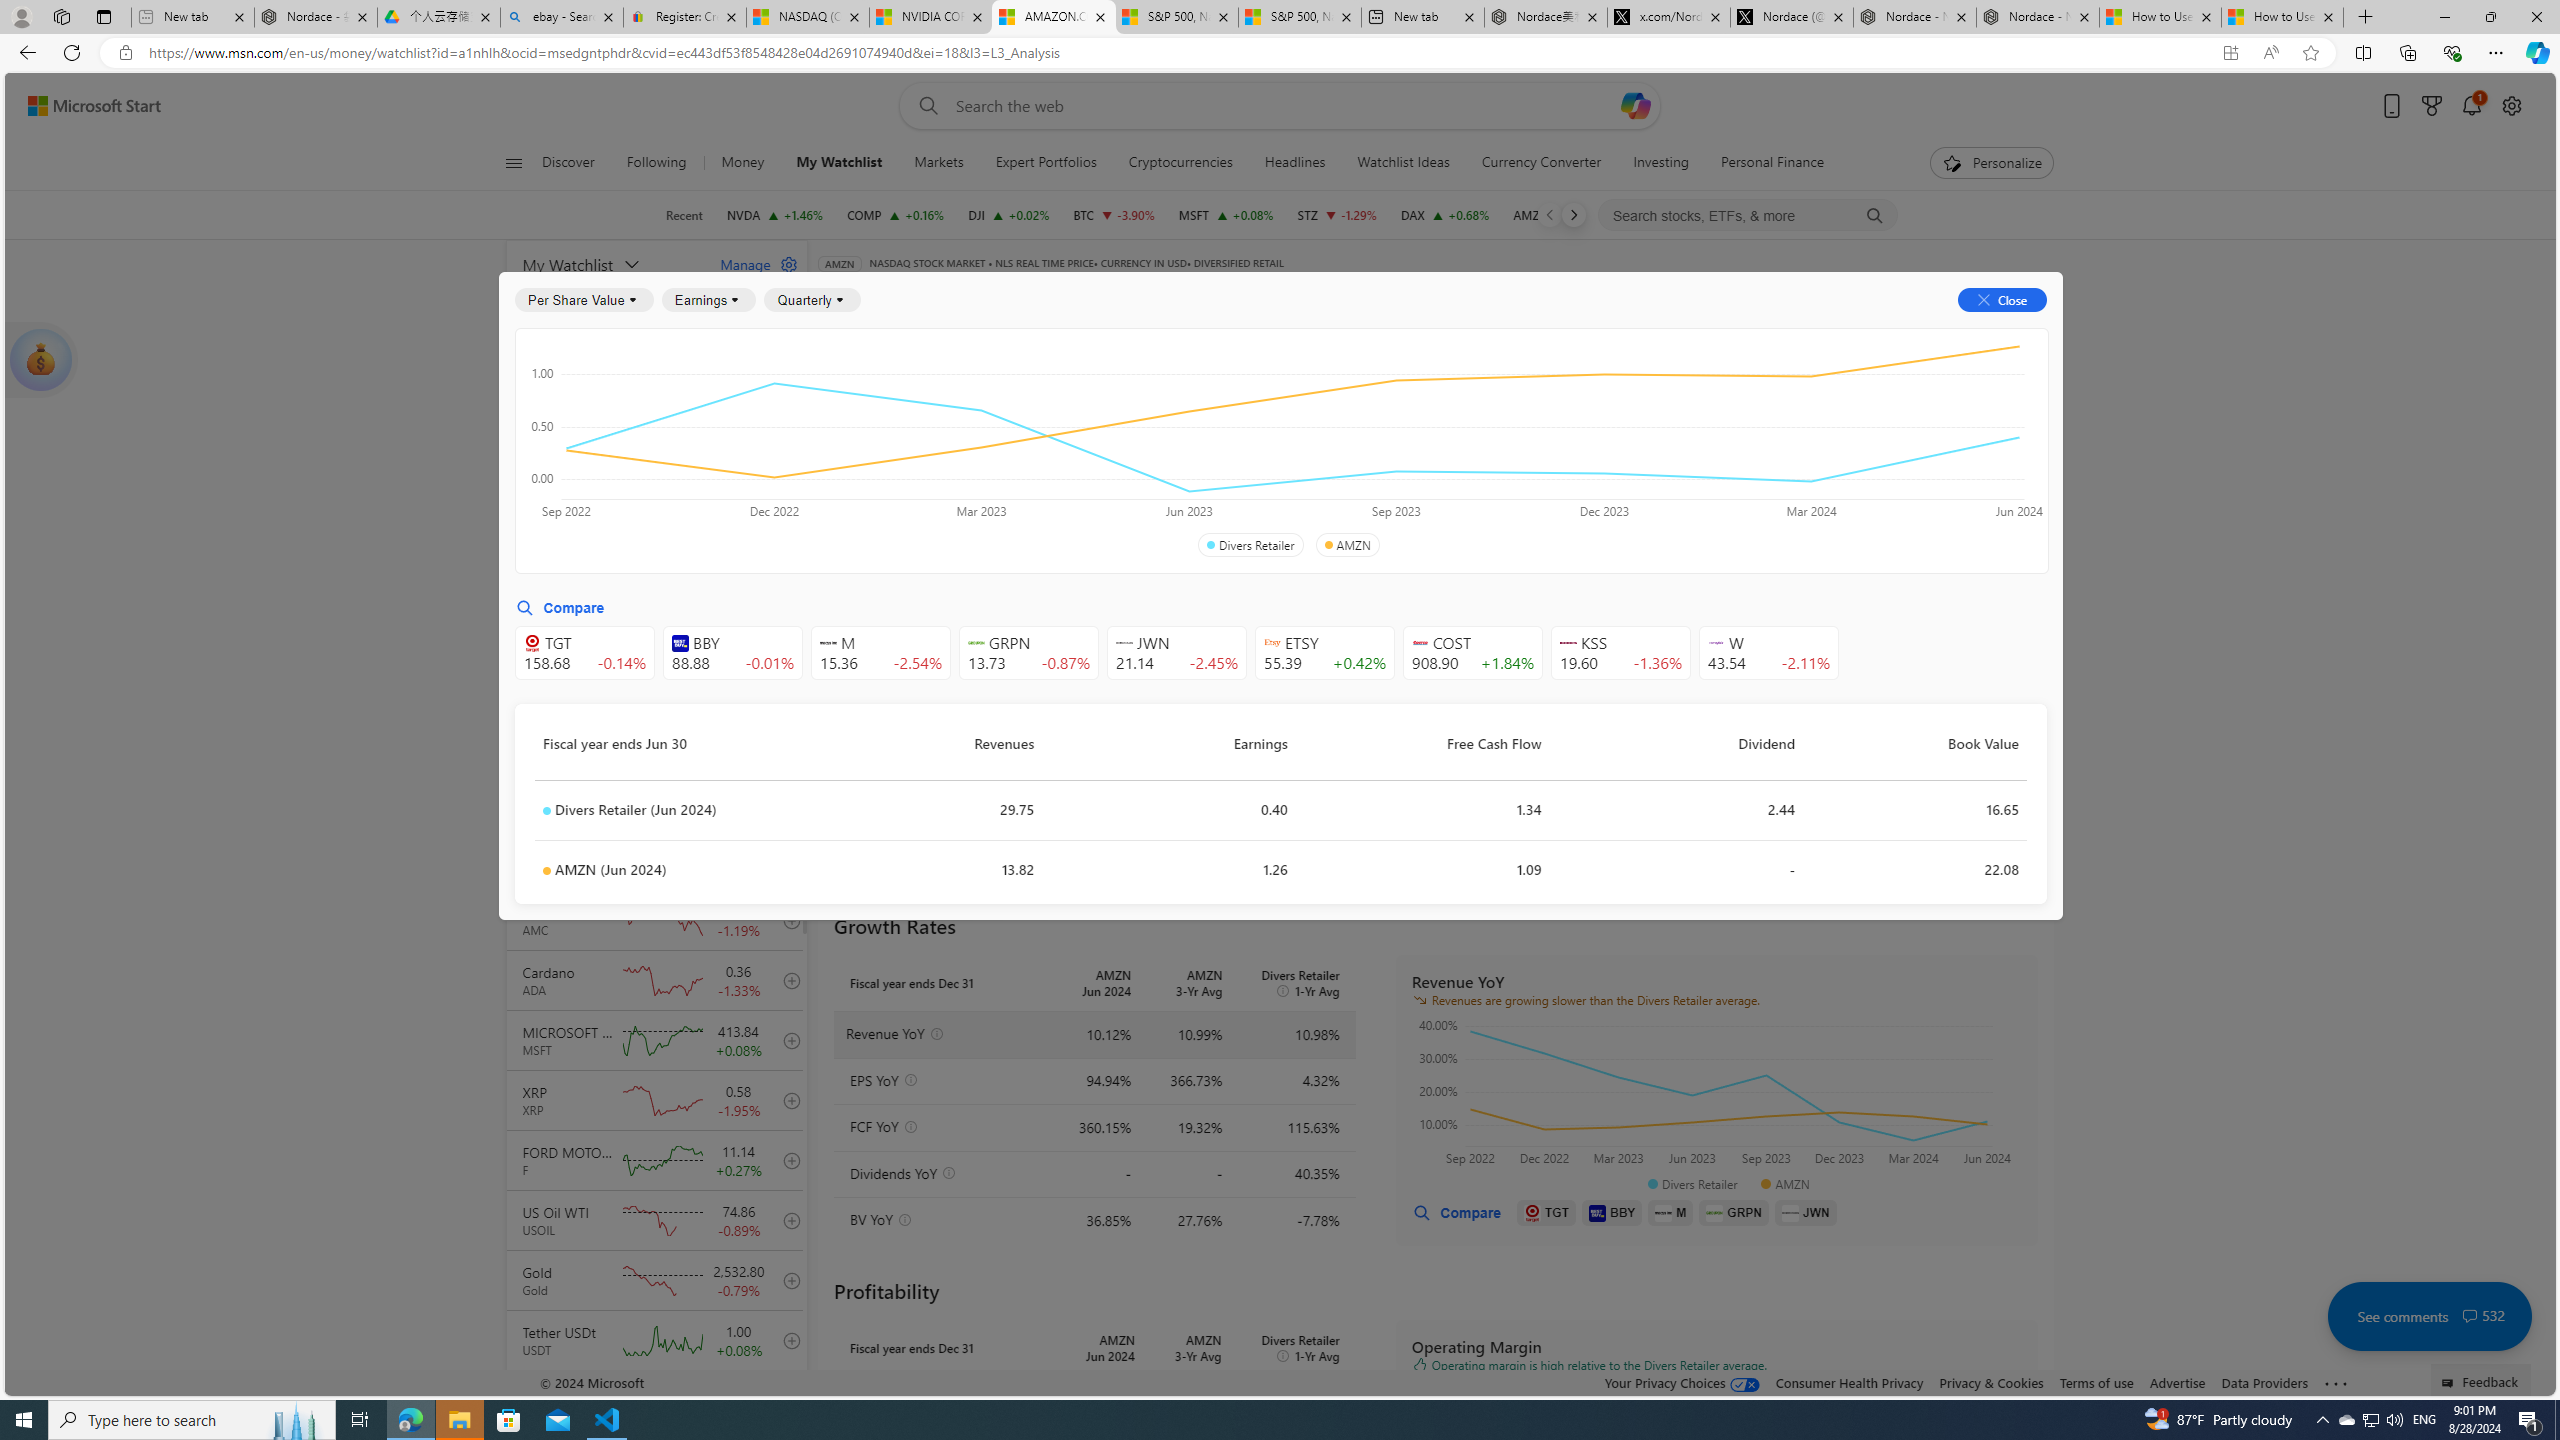 Image resolution: width=2560 pixels, height=1440 pixels. What do you see at coordinates (1791, 16) in the screenshot?
I see `'Nordace (@NordaceOfficial) / X'` at bounding box center [1791, 16].